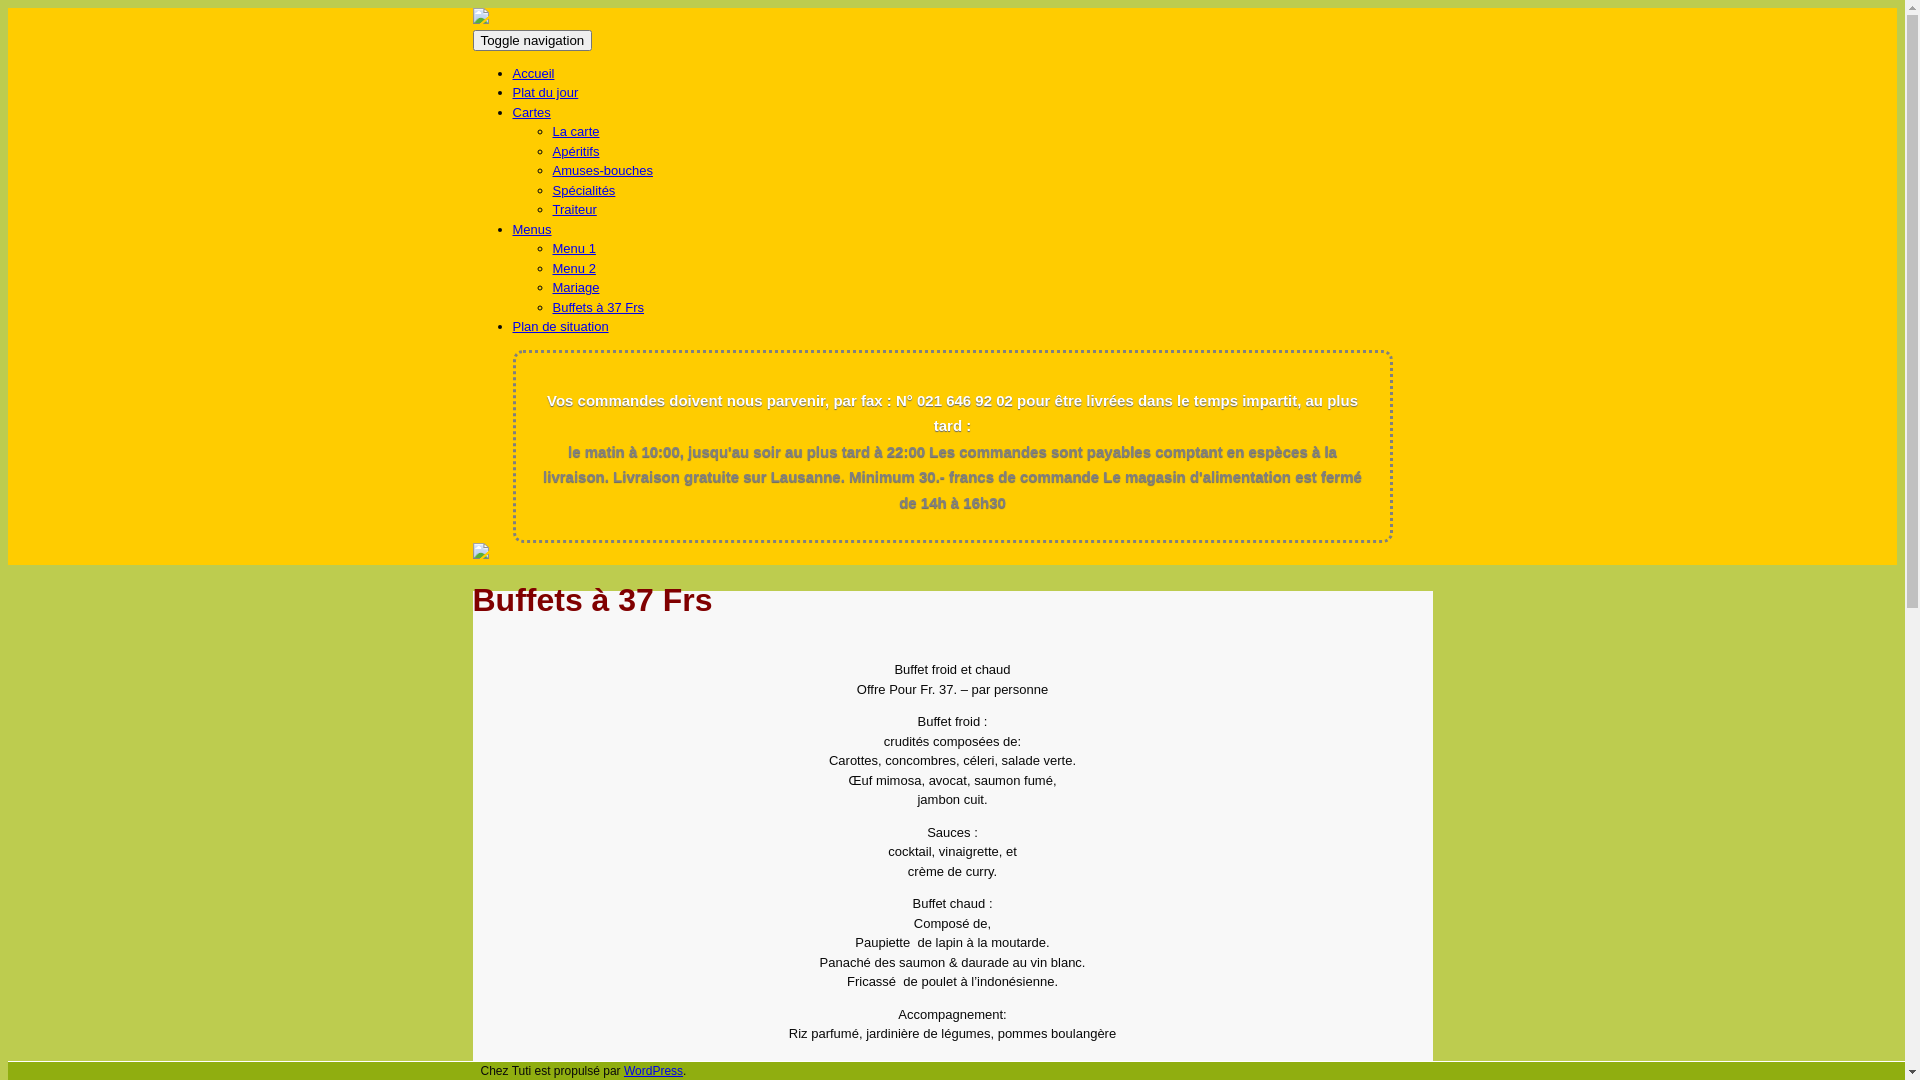  What do you see at coordinates (574, 131) in the screenshot?
I see `'La carte'` at bounding box center [574, 131].